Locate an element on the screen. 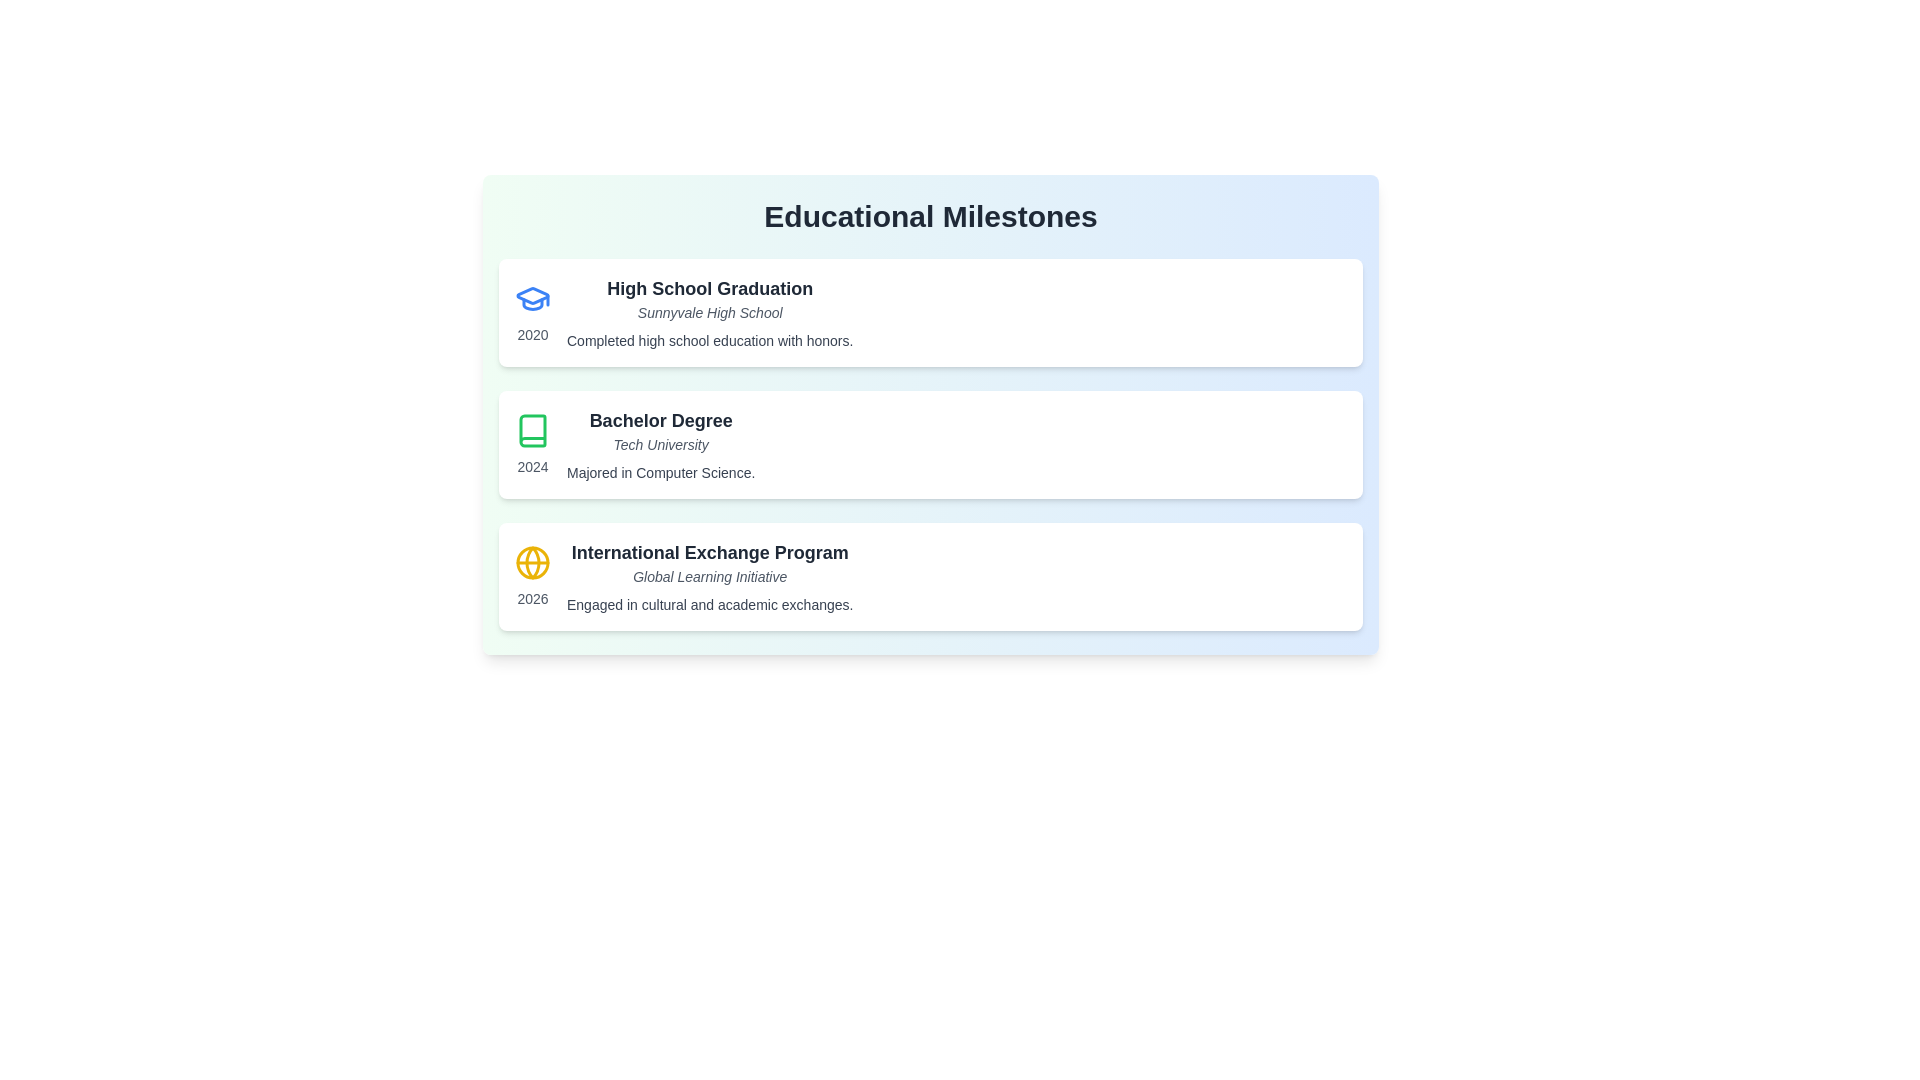 The image size is (1920, 1080). the yellow circular icon that is part of the globe icon, located at the center of the globe which is to the left of the 'International Exchange Program' text is located at coordinates (532, 563).